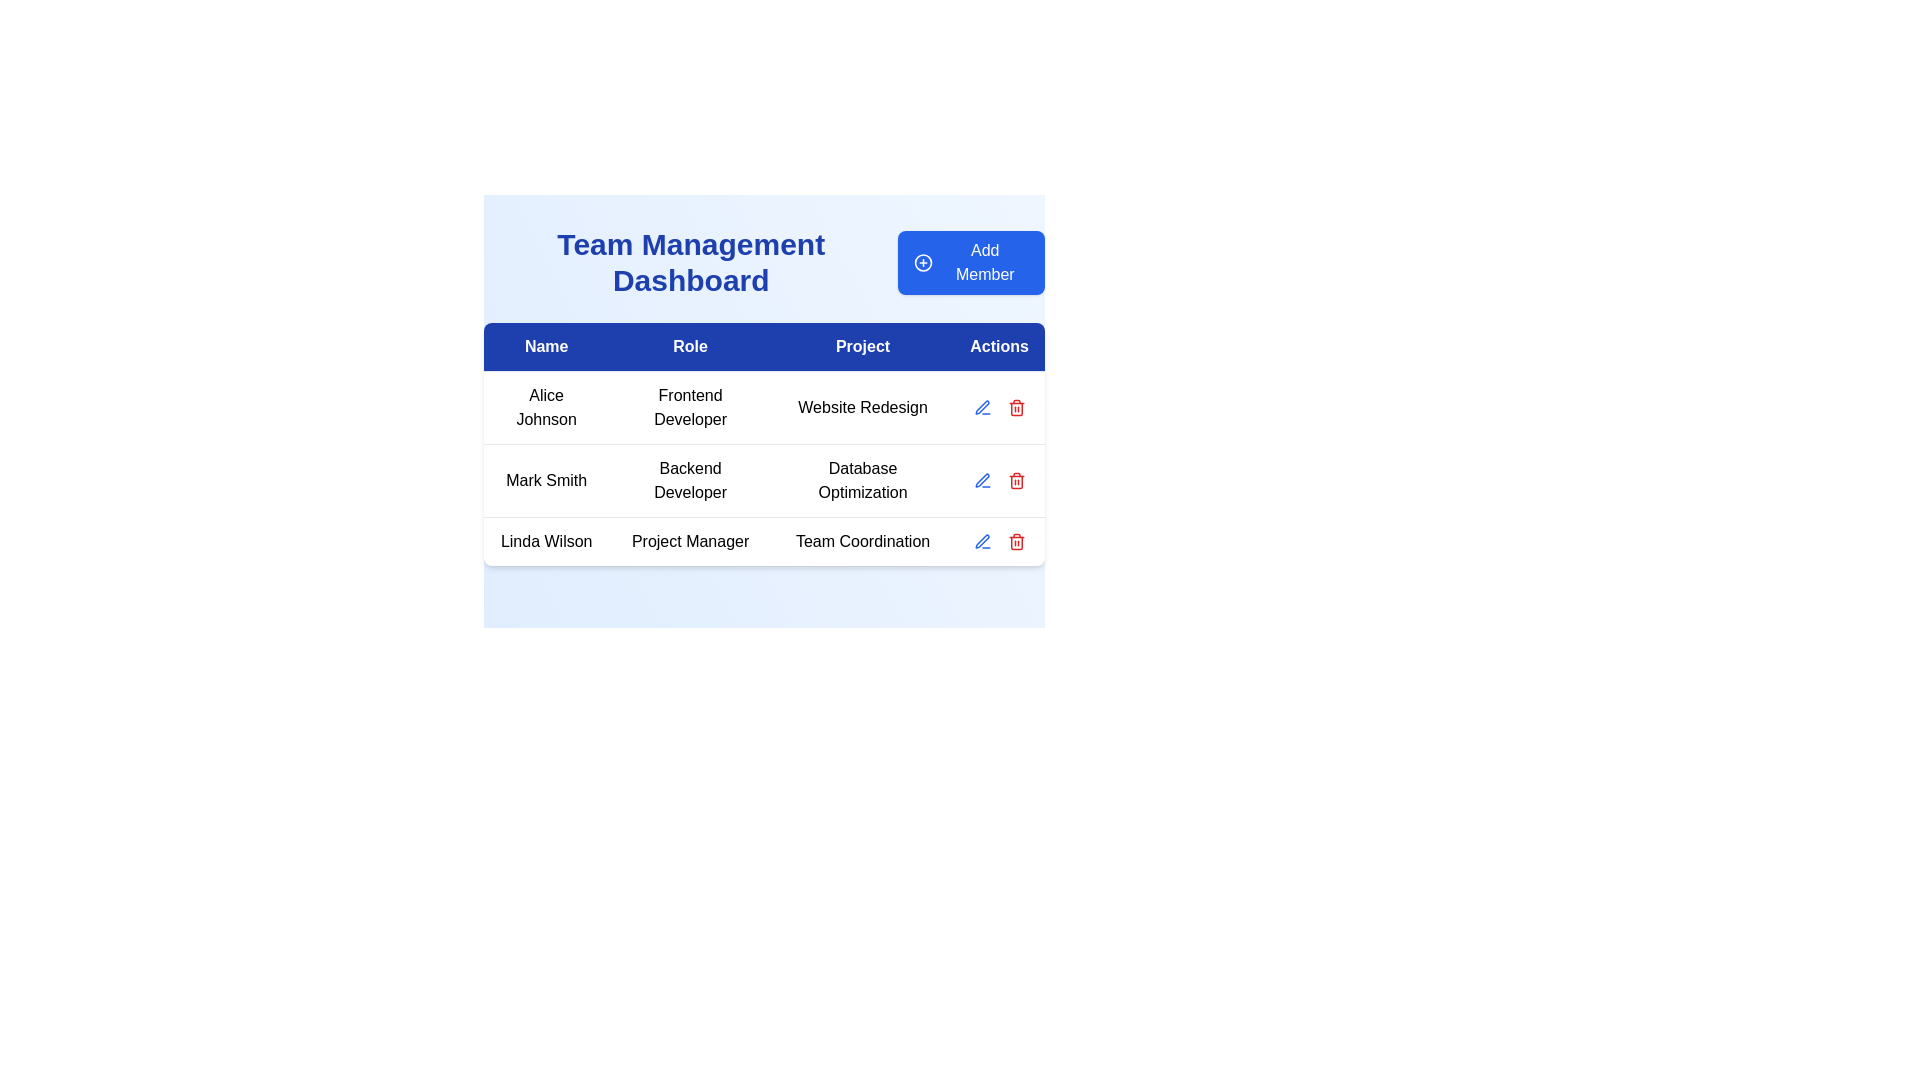 This screenshot has height=1080, width=1920. I want to click on the table row displaying information about an individual located in the middle row of the table, directly below 'Alice Johnson' and above 'Linda Wilson', so click(763, 468).